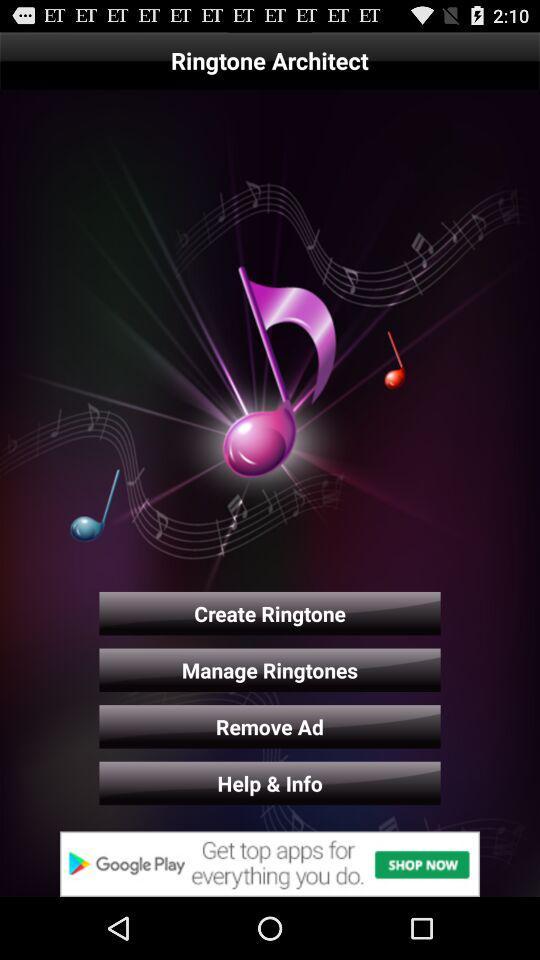 This screenshot has height=960, width=540. I want to click on open advertisement, so click(270, 863).